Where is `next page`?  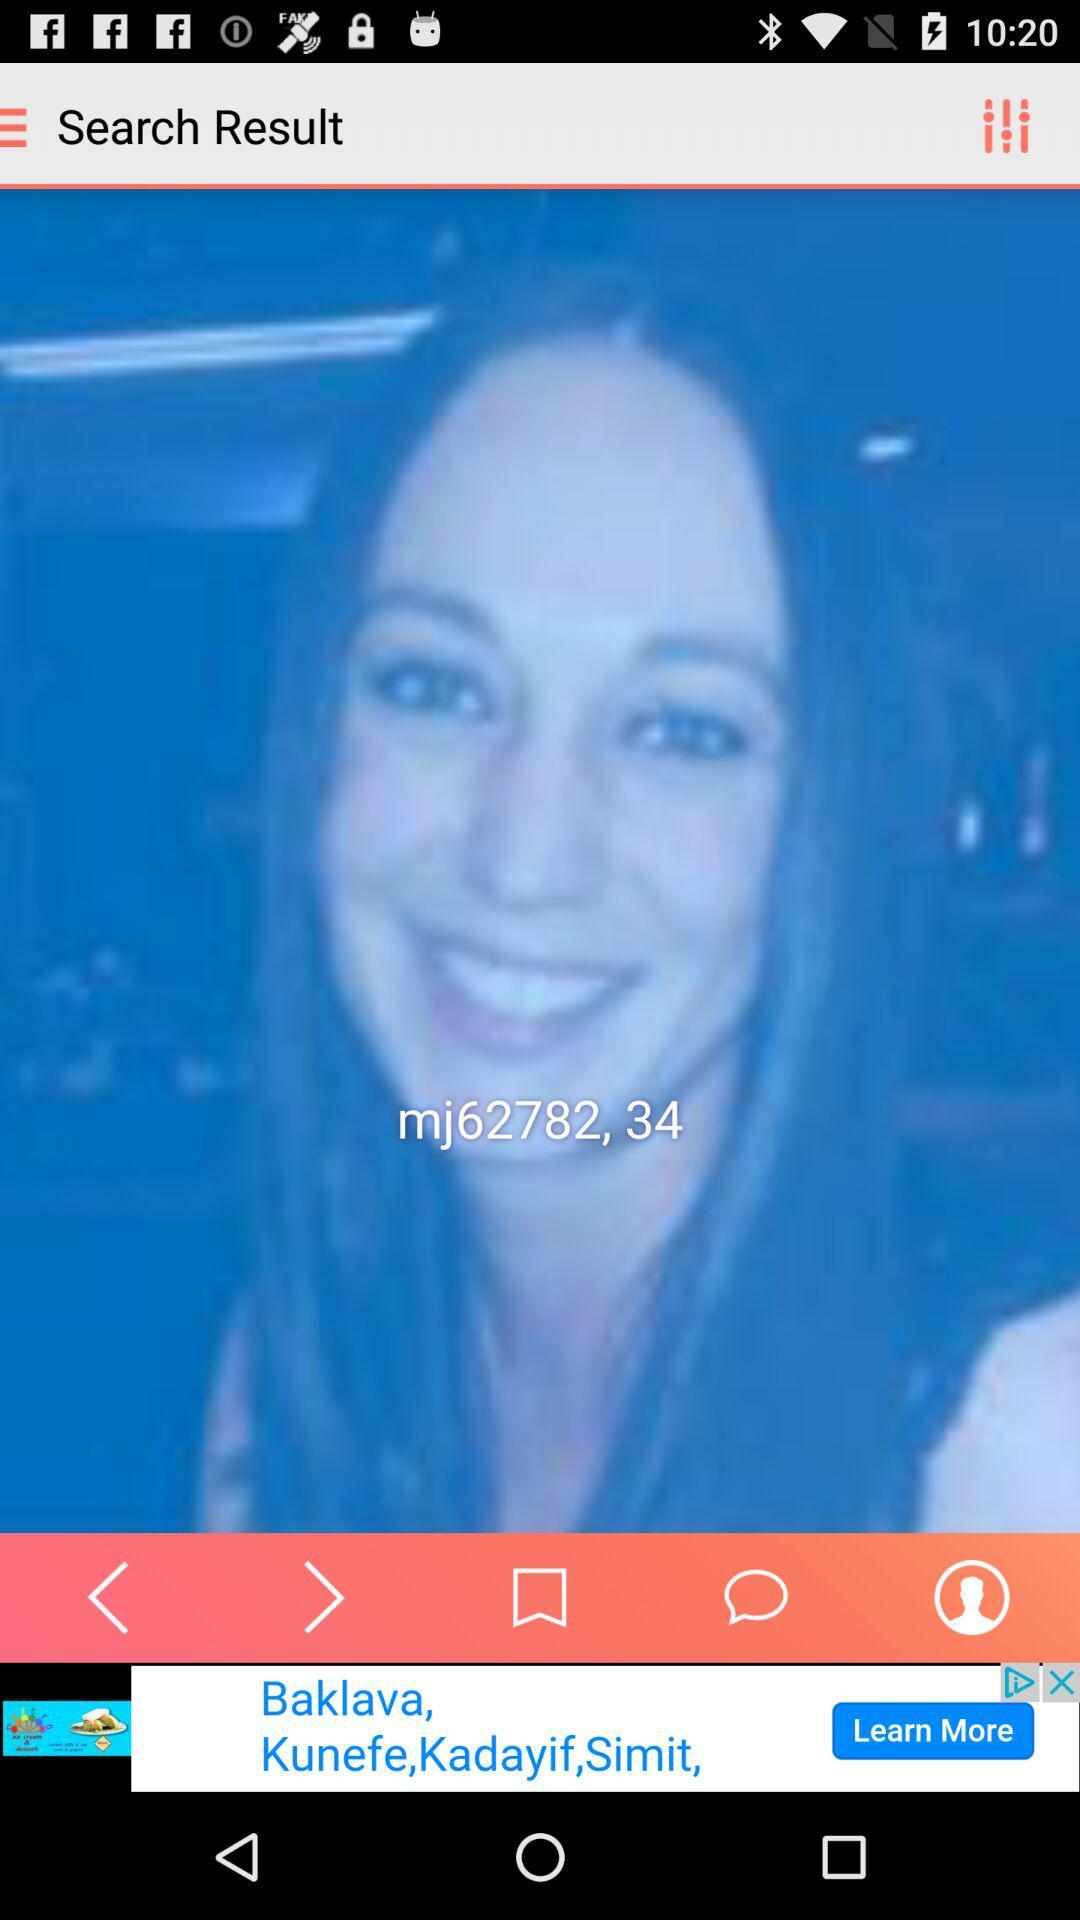
next page is located at coordinates (323, 1596).